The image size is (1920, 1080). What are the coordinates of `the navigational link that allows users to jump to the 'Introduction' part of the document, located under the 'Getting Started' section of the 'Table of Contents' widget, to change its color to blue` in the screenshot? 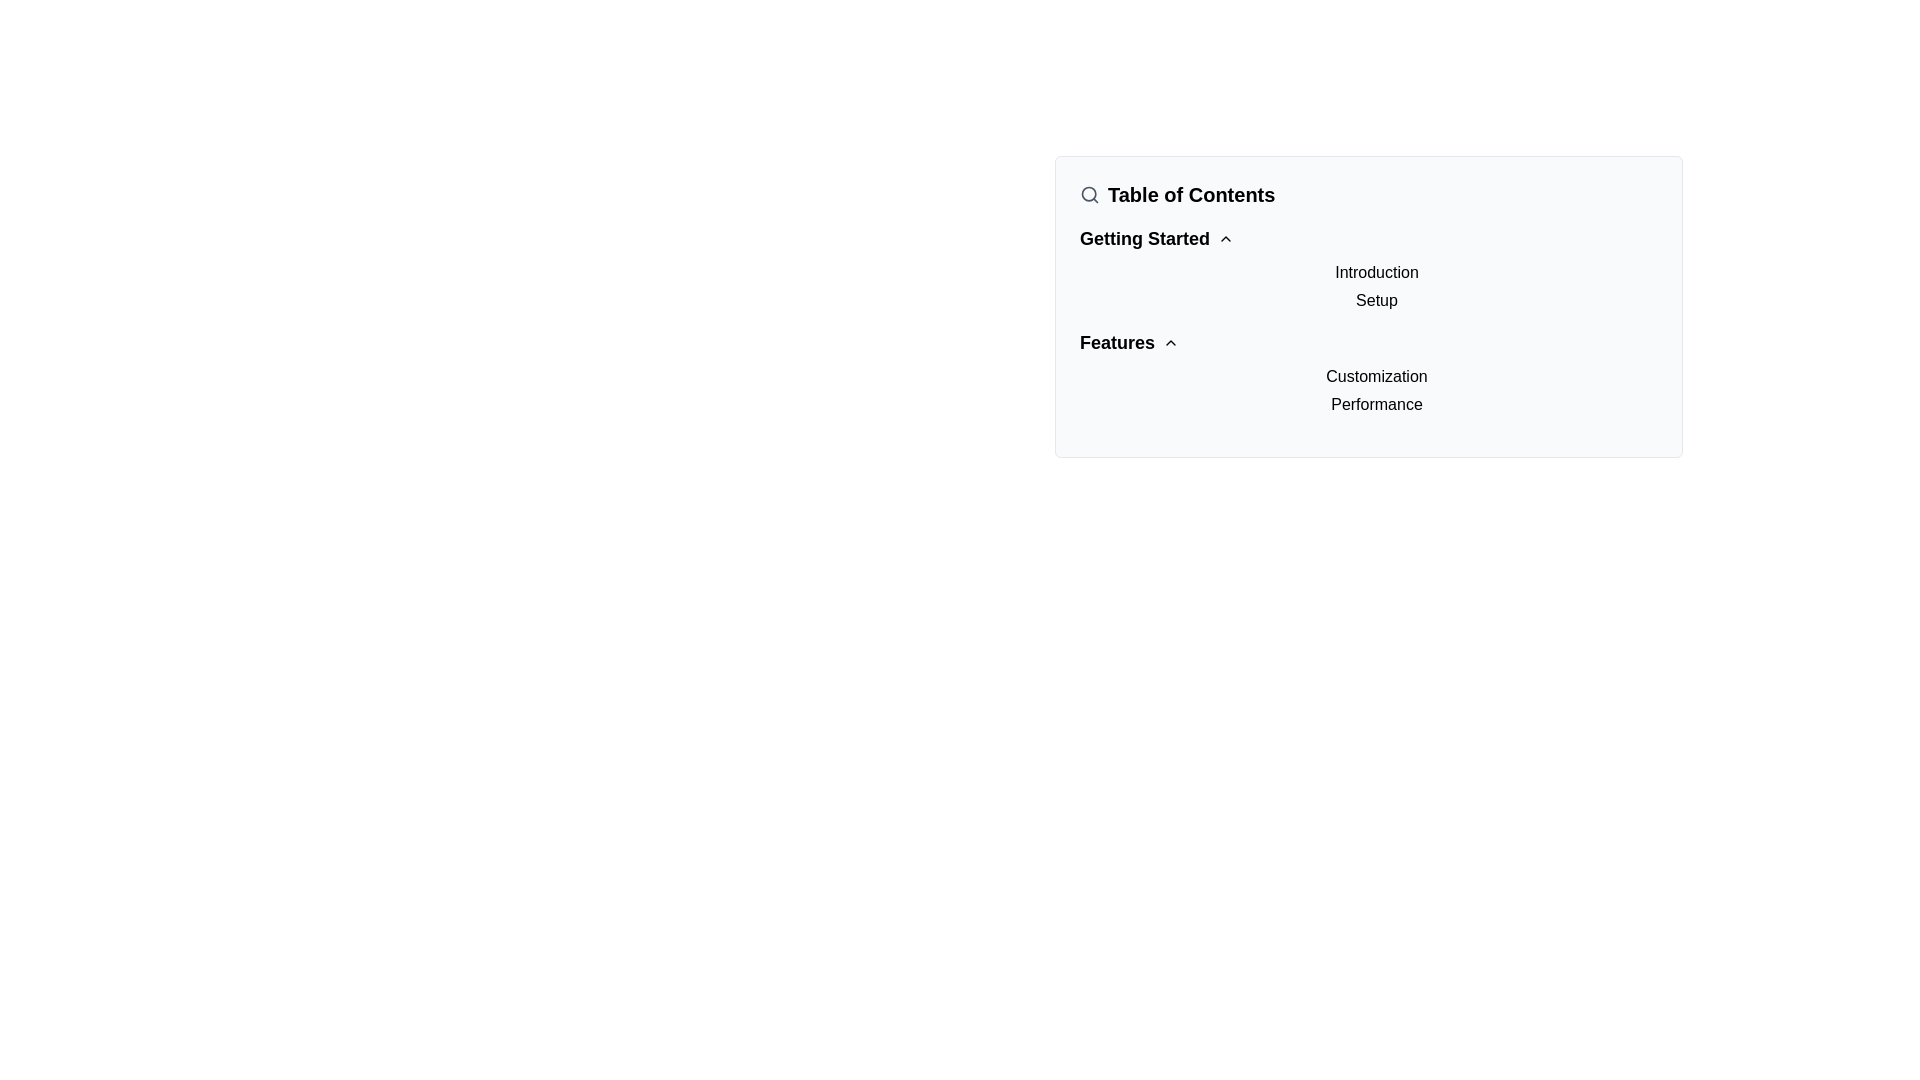 It's located at (1376, 273).